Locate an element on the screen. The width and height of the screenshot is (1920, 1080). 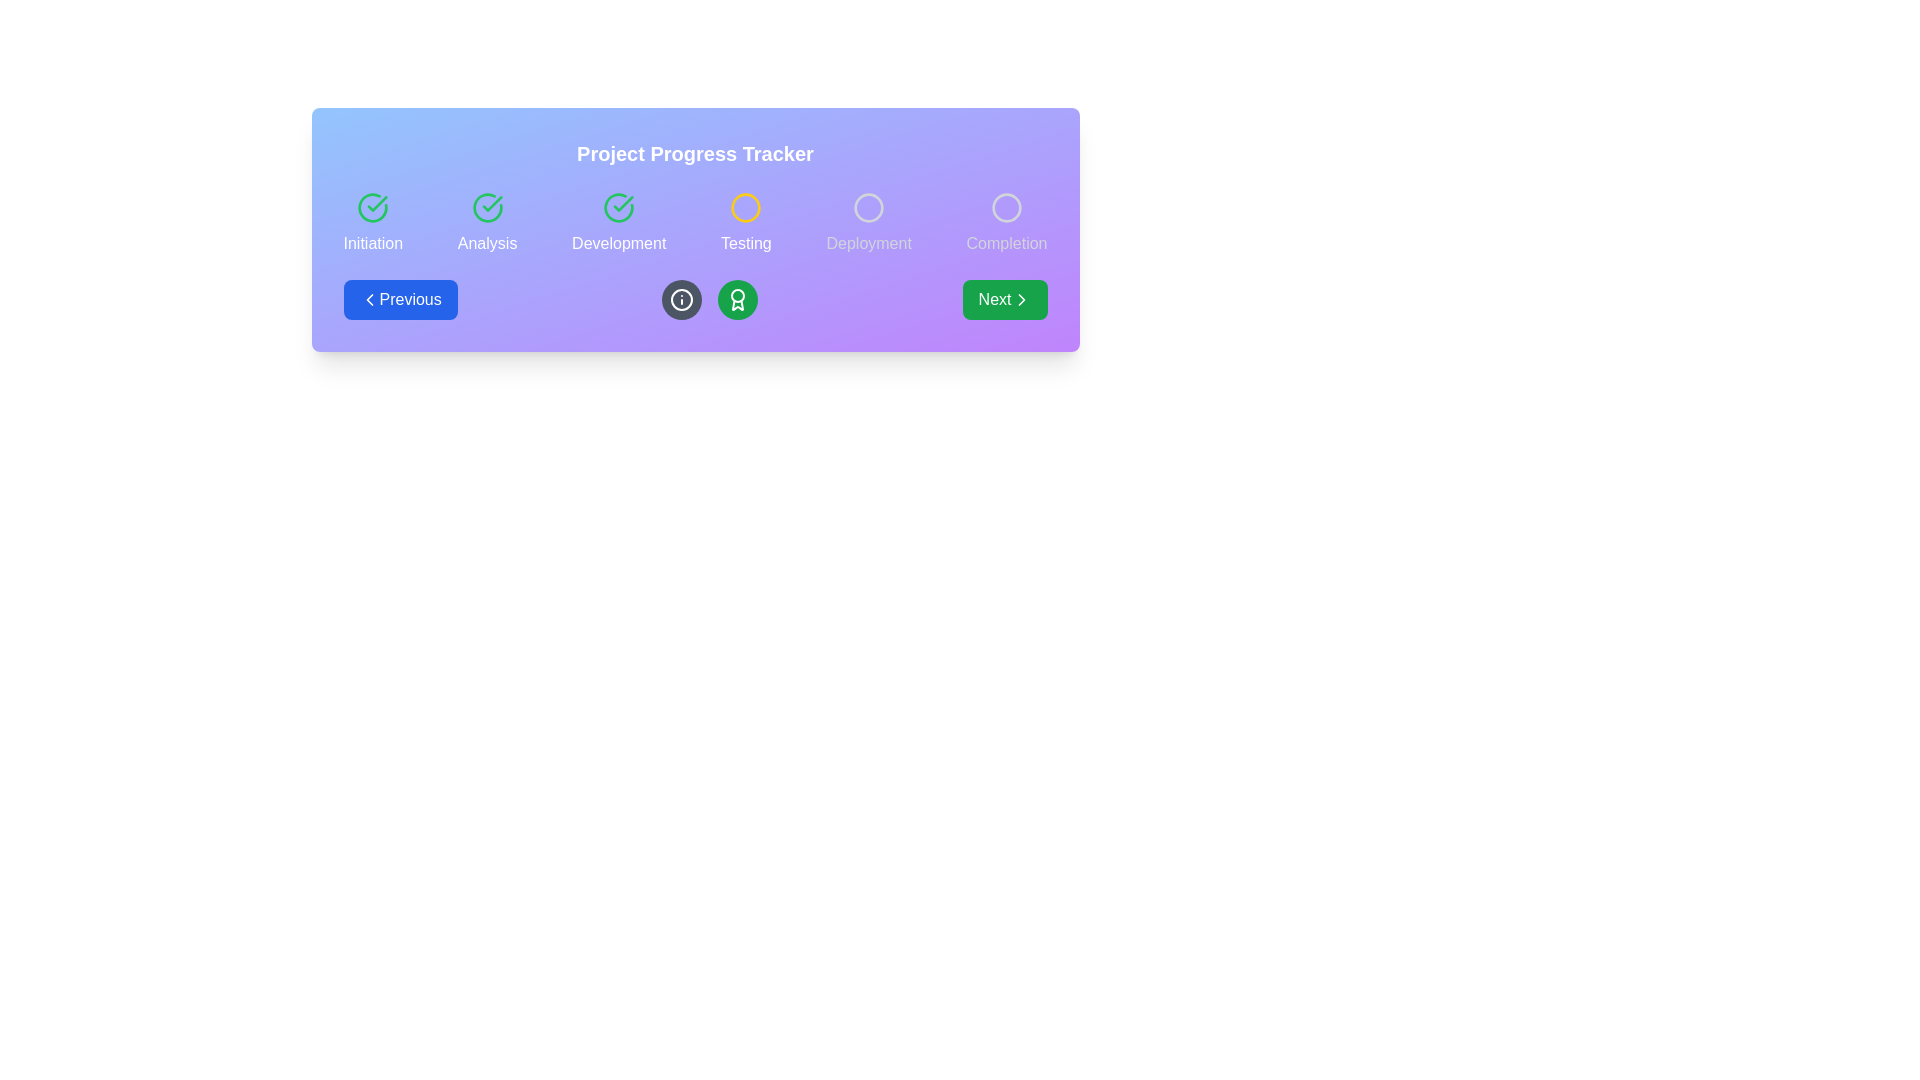
the circular green-bordered icon with a checkmark shape that indicates a completed state, associated with the label 'Analysis' below it is located at coordinates (487, 208).